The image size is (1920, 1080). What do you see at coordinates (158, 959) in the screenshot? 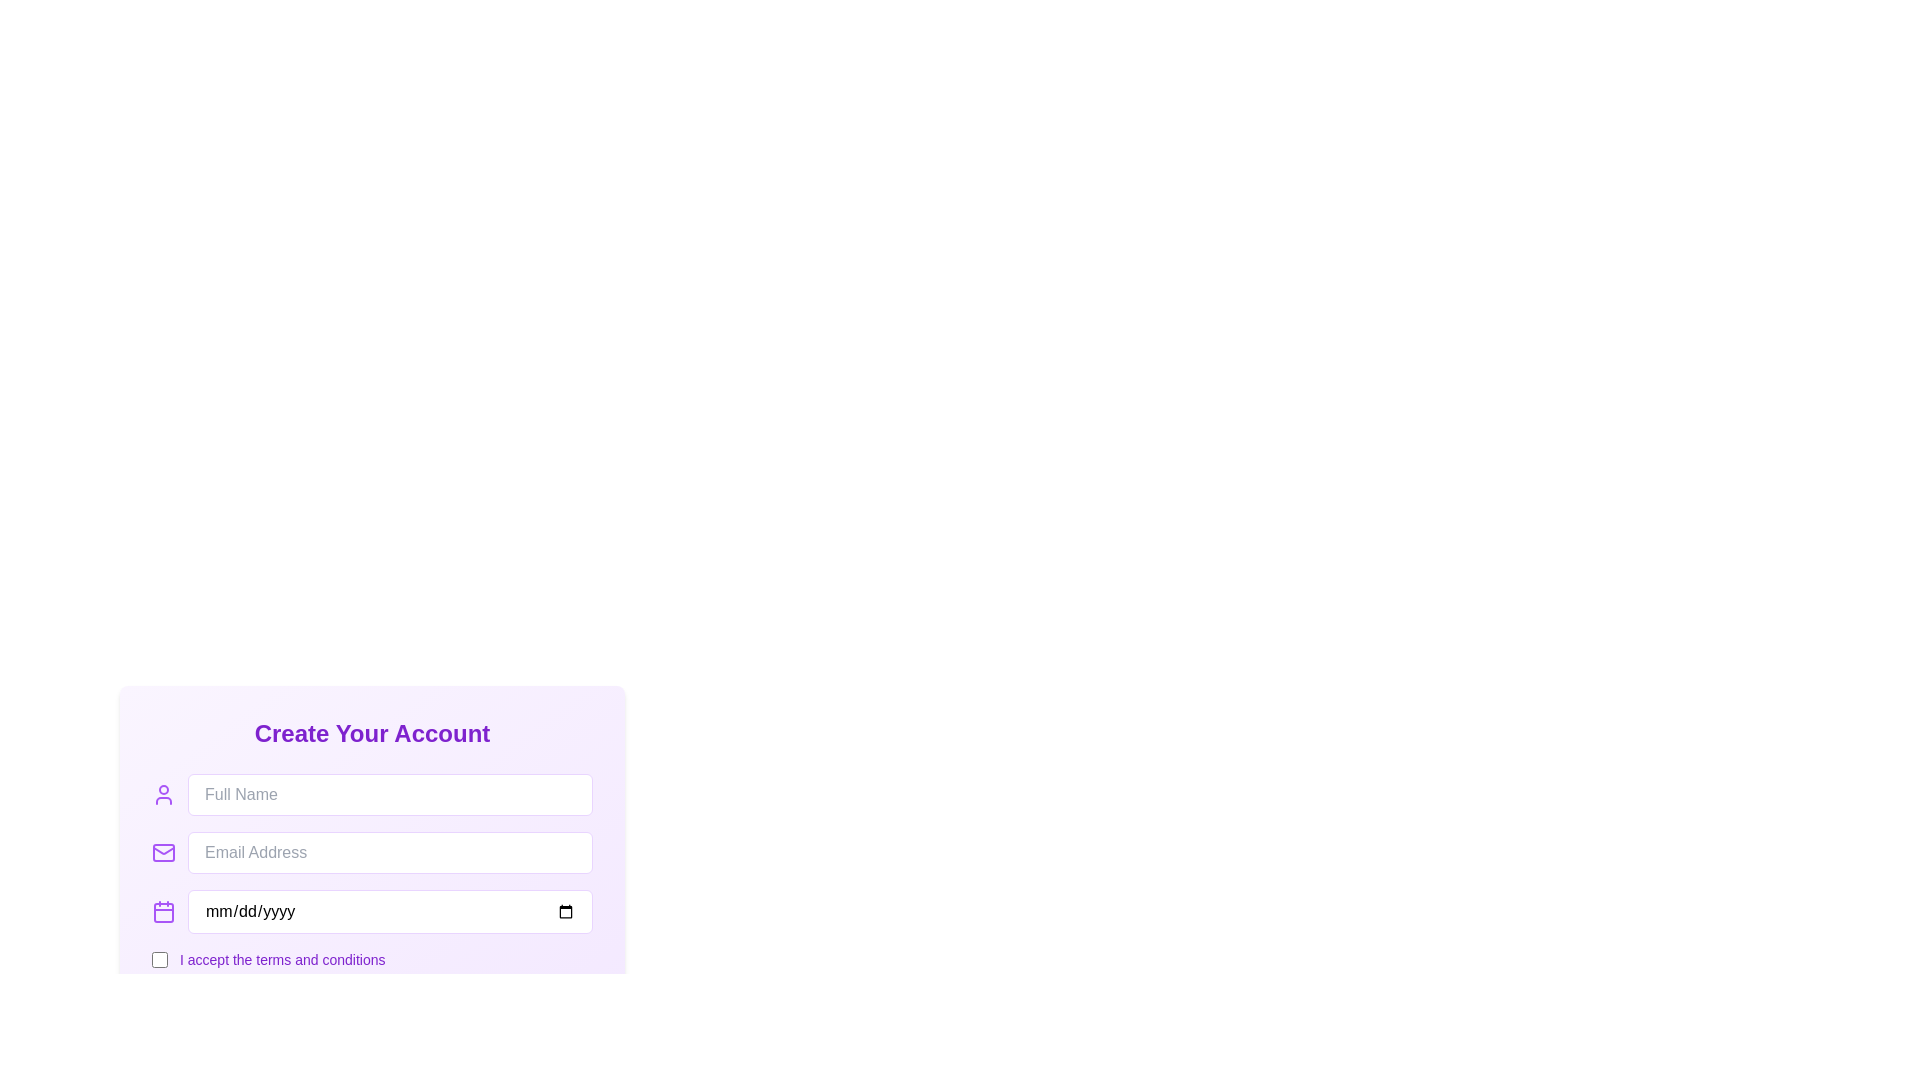
I see `the checkbox with a purple border and fill` at bounding box center [158, 959].